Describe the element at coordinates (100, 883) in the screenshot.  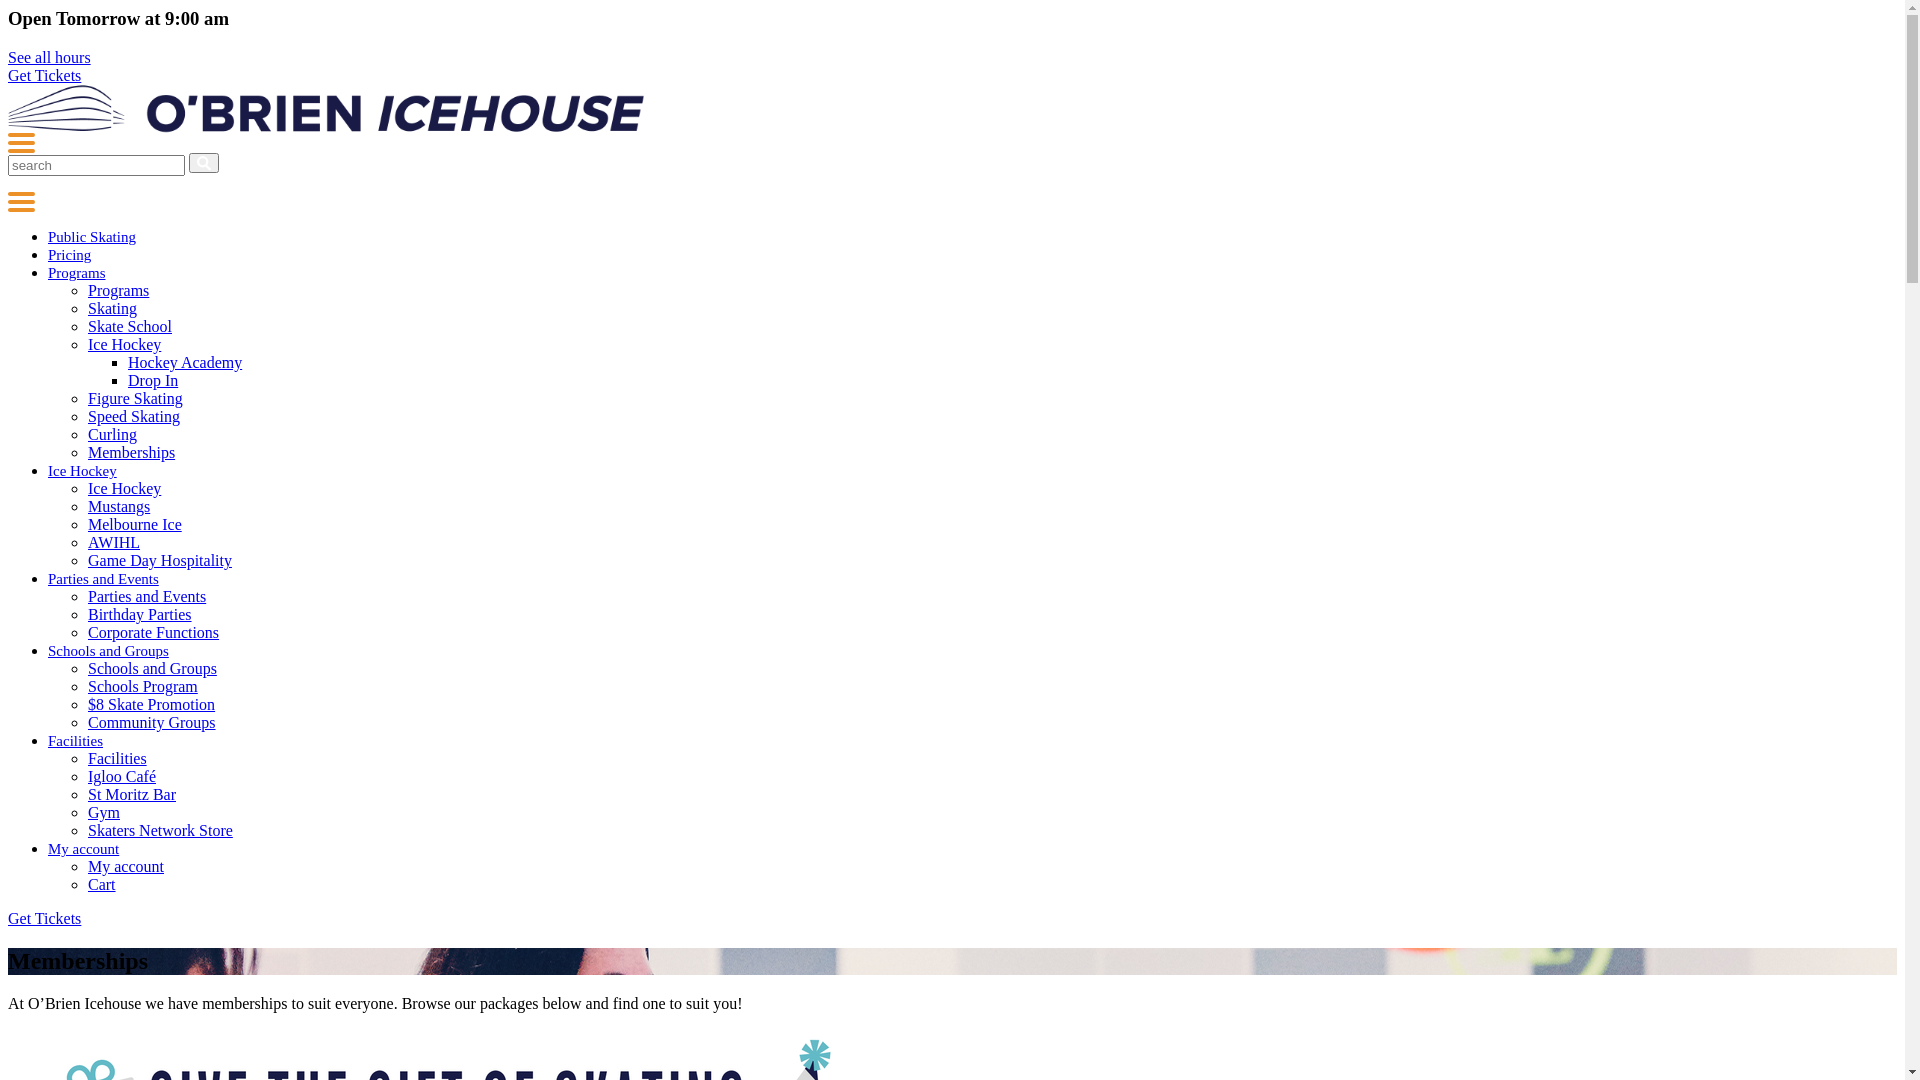
I see `'Cart'` at that location.